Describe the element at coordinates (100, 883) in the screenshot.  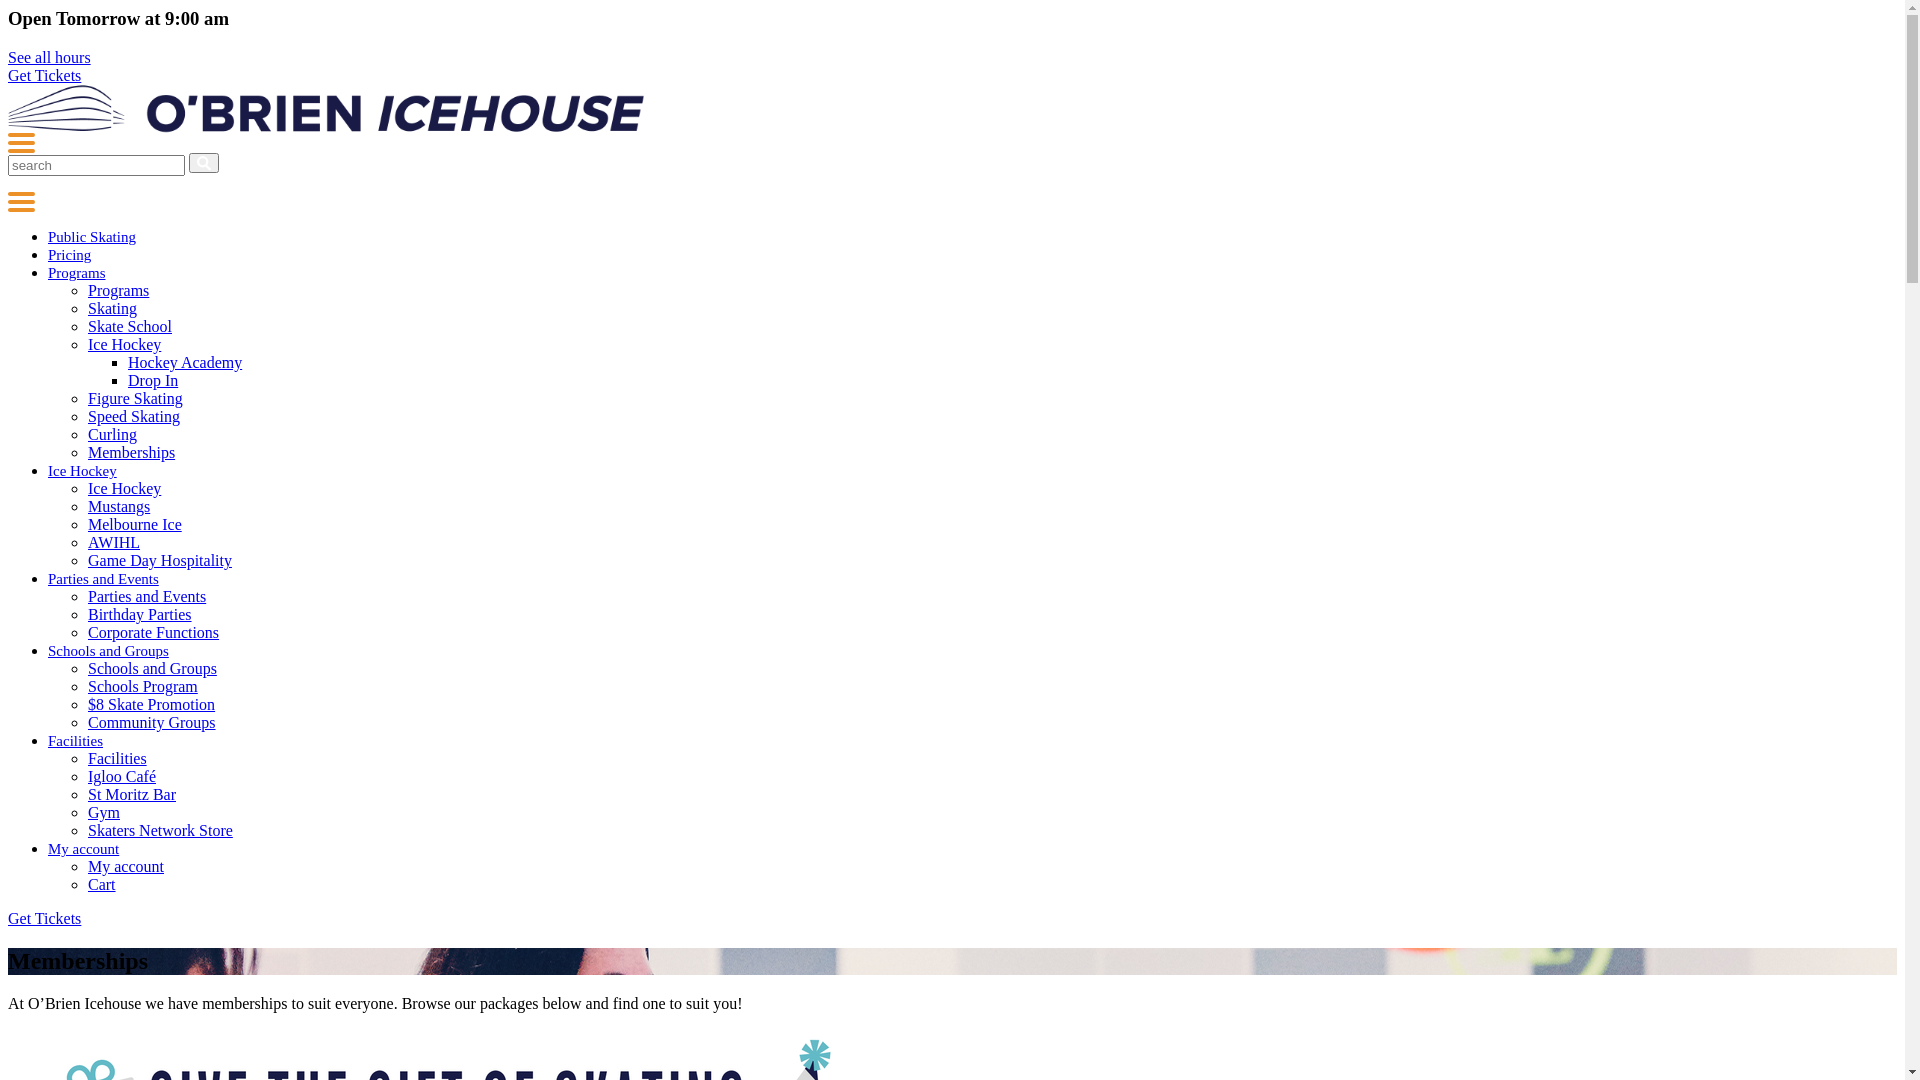
I see `'Cart'` at that location.